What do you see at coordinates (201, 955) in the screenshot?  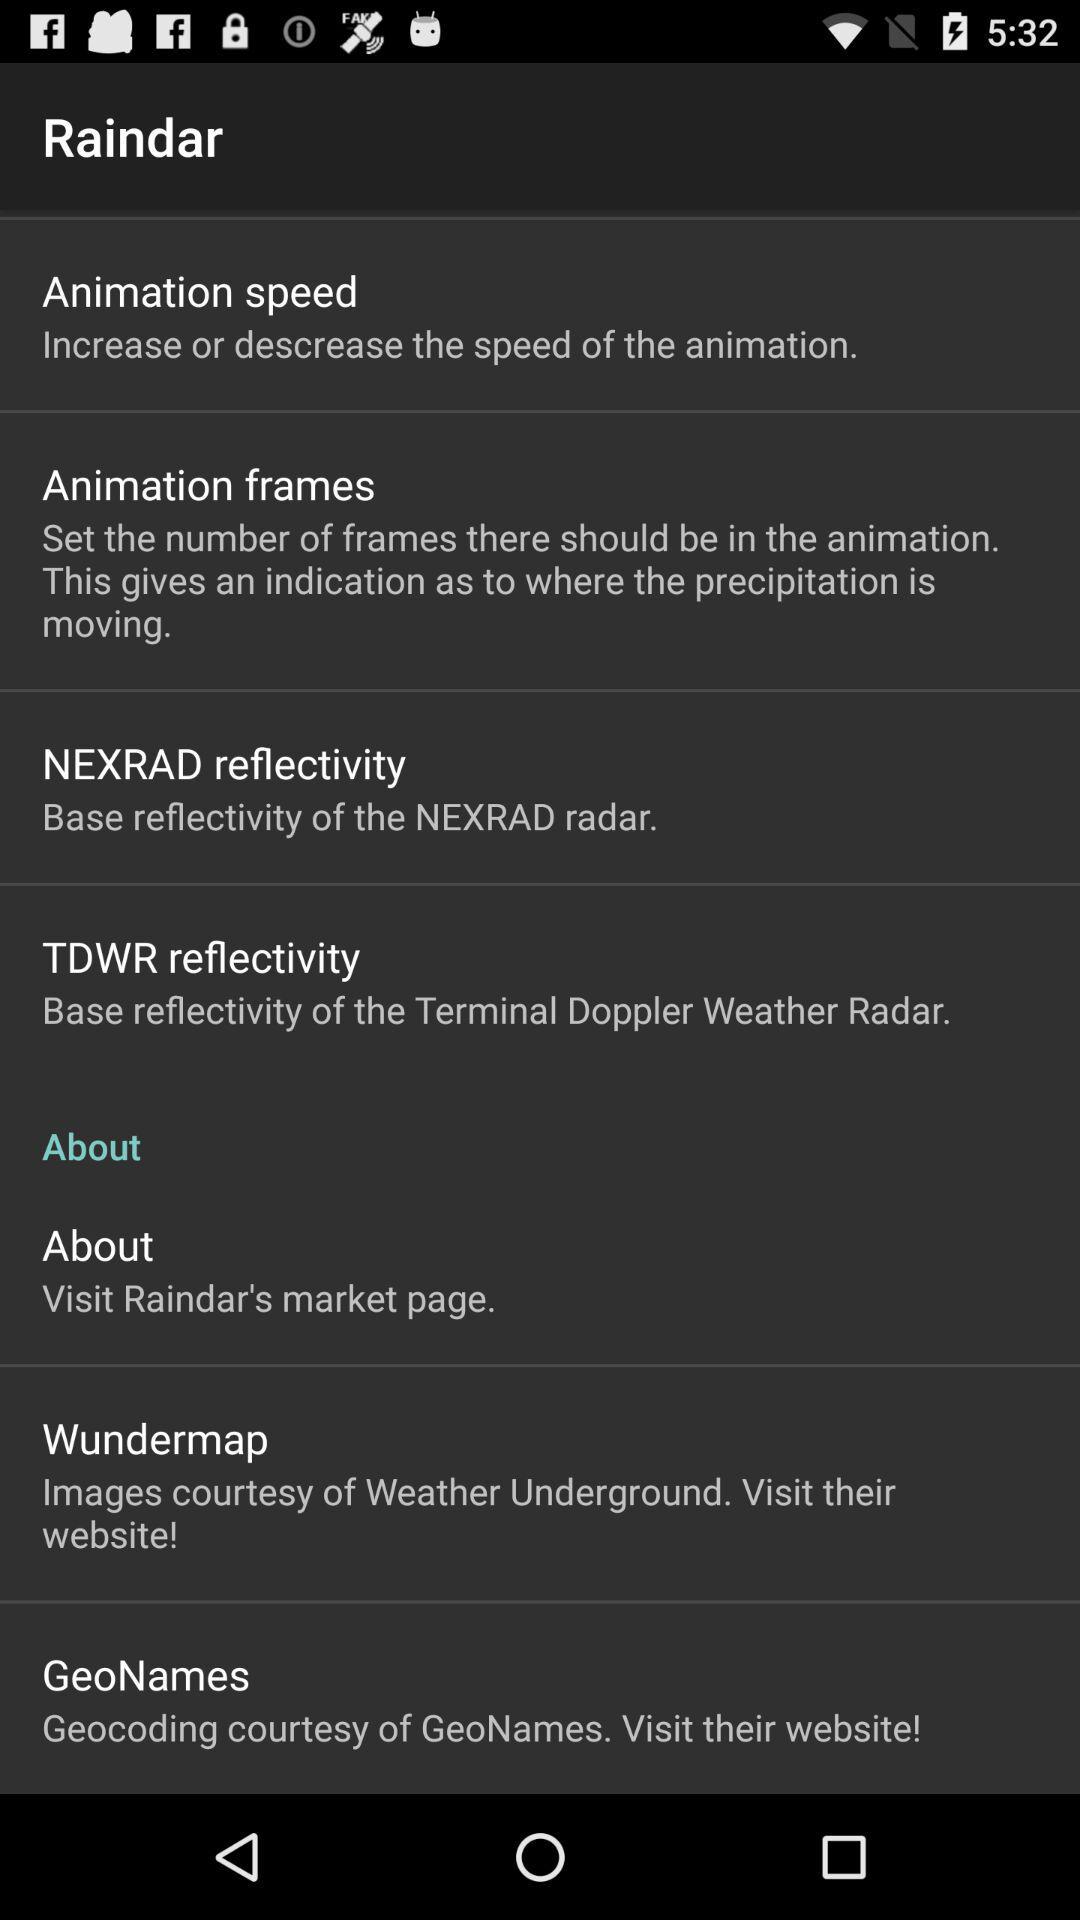 I see `icon below base reflectivity of item` at bounding box center [201, 955].